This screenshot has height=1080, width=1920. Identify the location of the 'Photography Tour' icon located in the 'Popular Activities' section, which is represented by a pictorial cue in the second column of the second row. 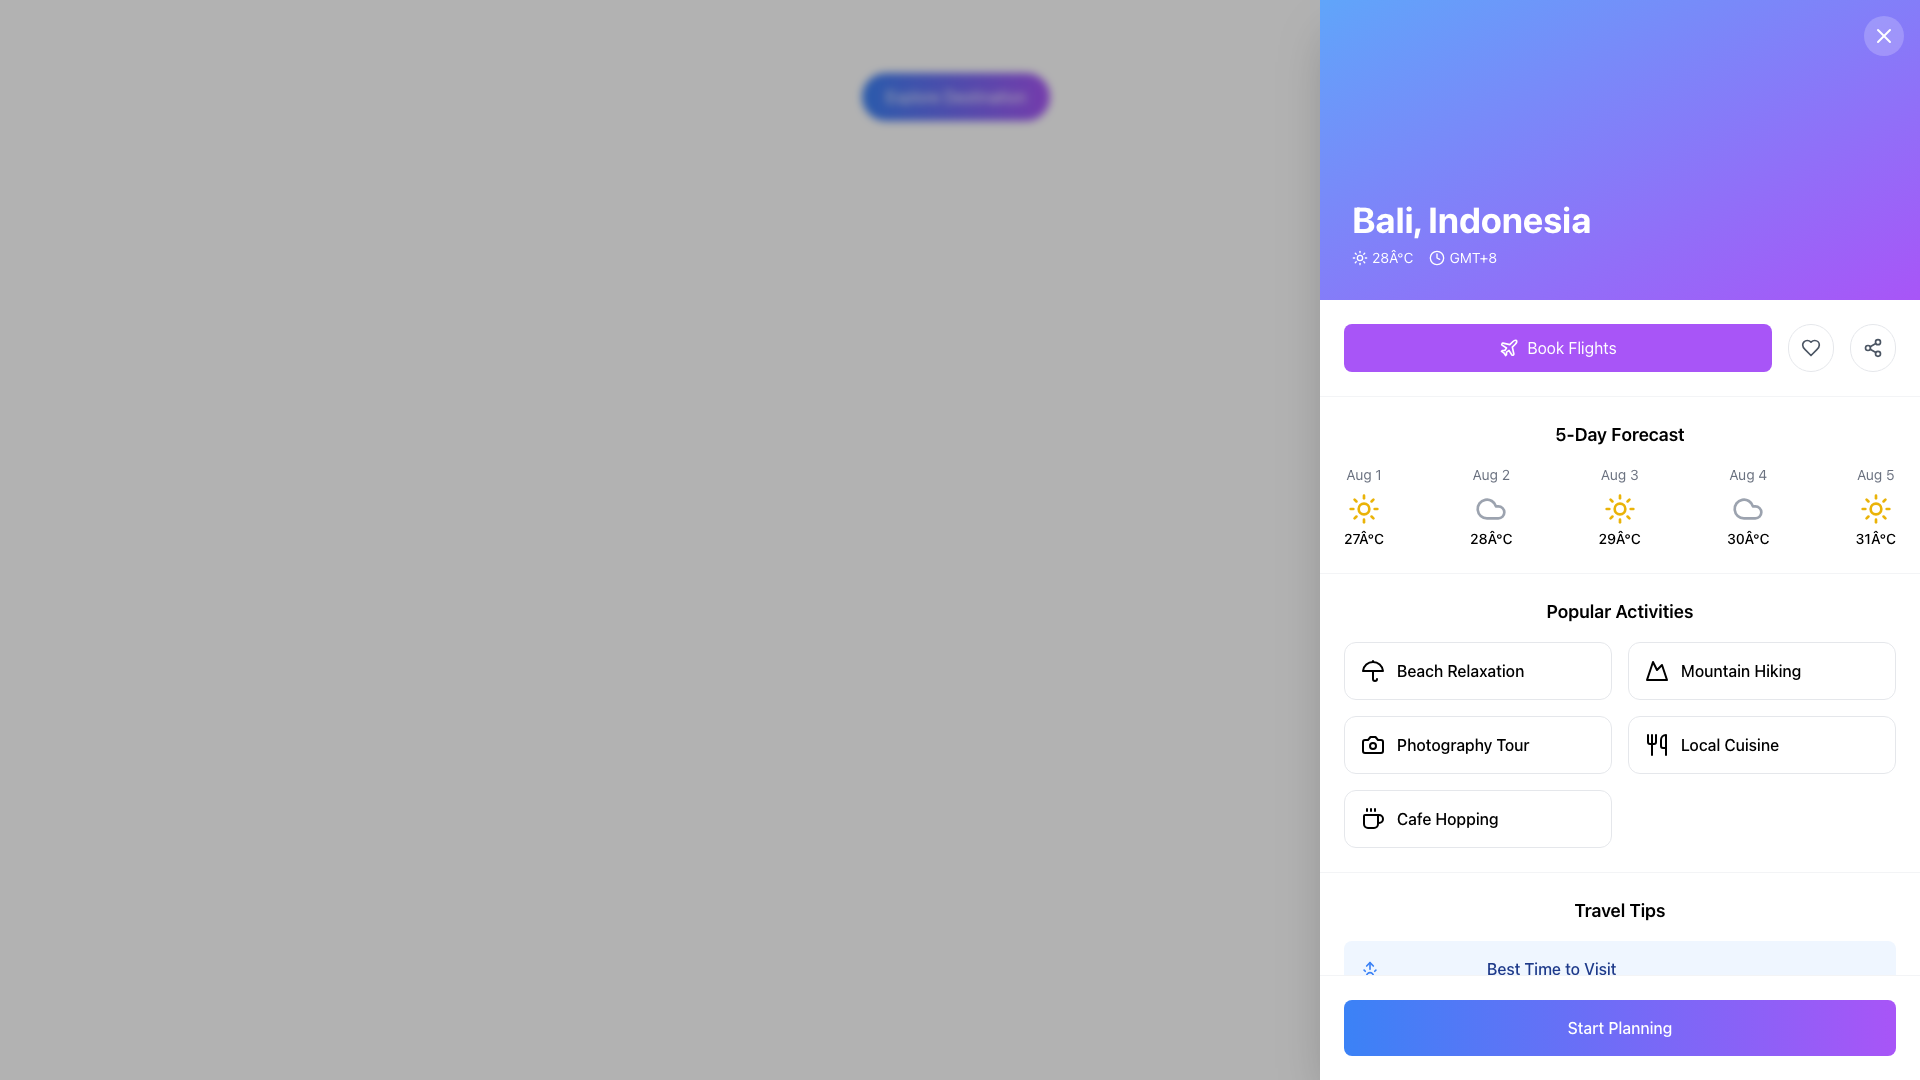
(1371, 744).